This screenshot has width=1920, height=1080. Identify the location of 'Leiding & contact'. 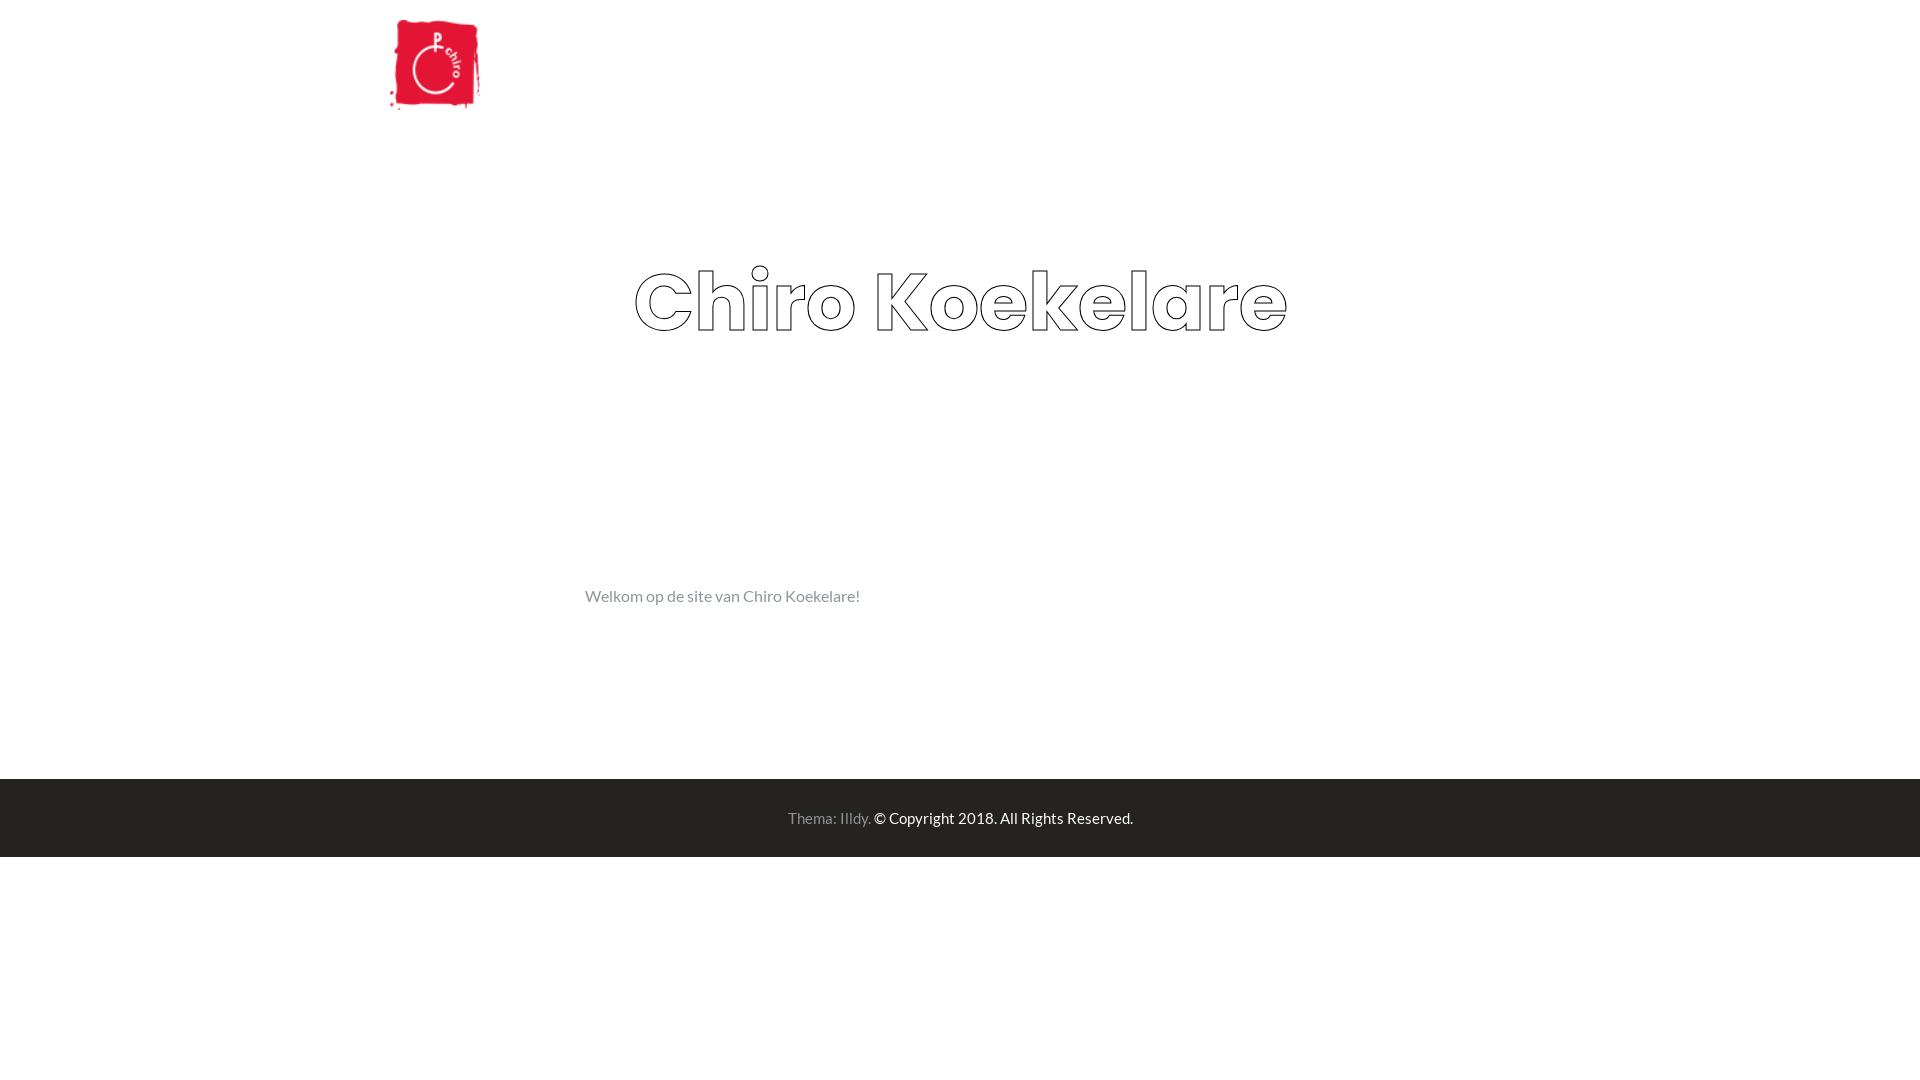
(1037, 67).